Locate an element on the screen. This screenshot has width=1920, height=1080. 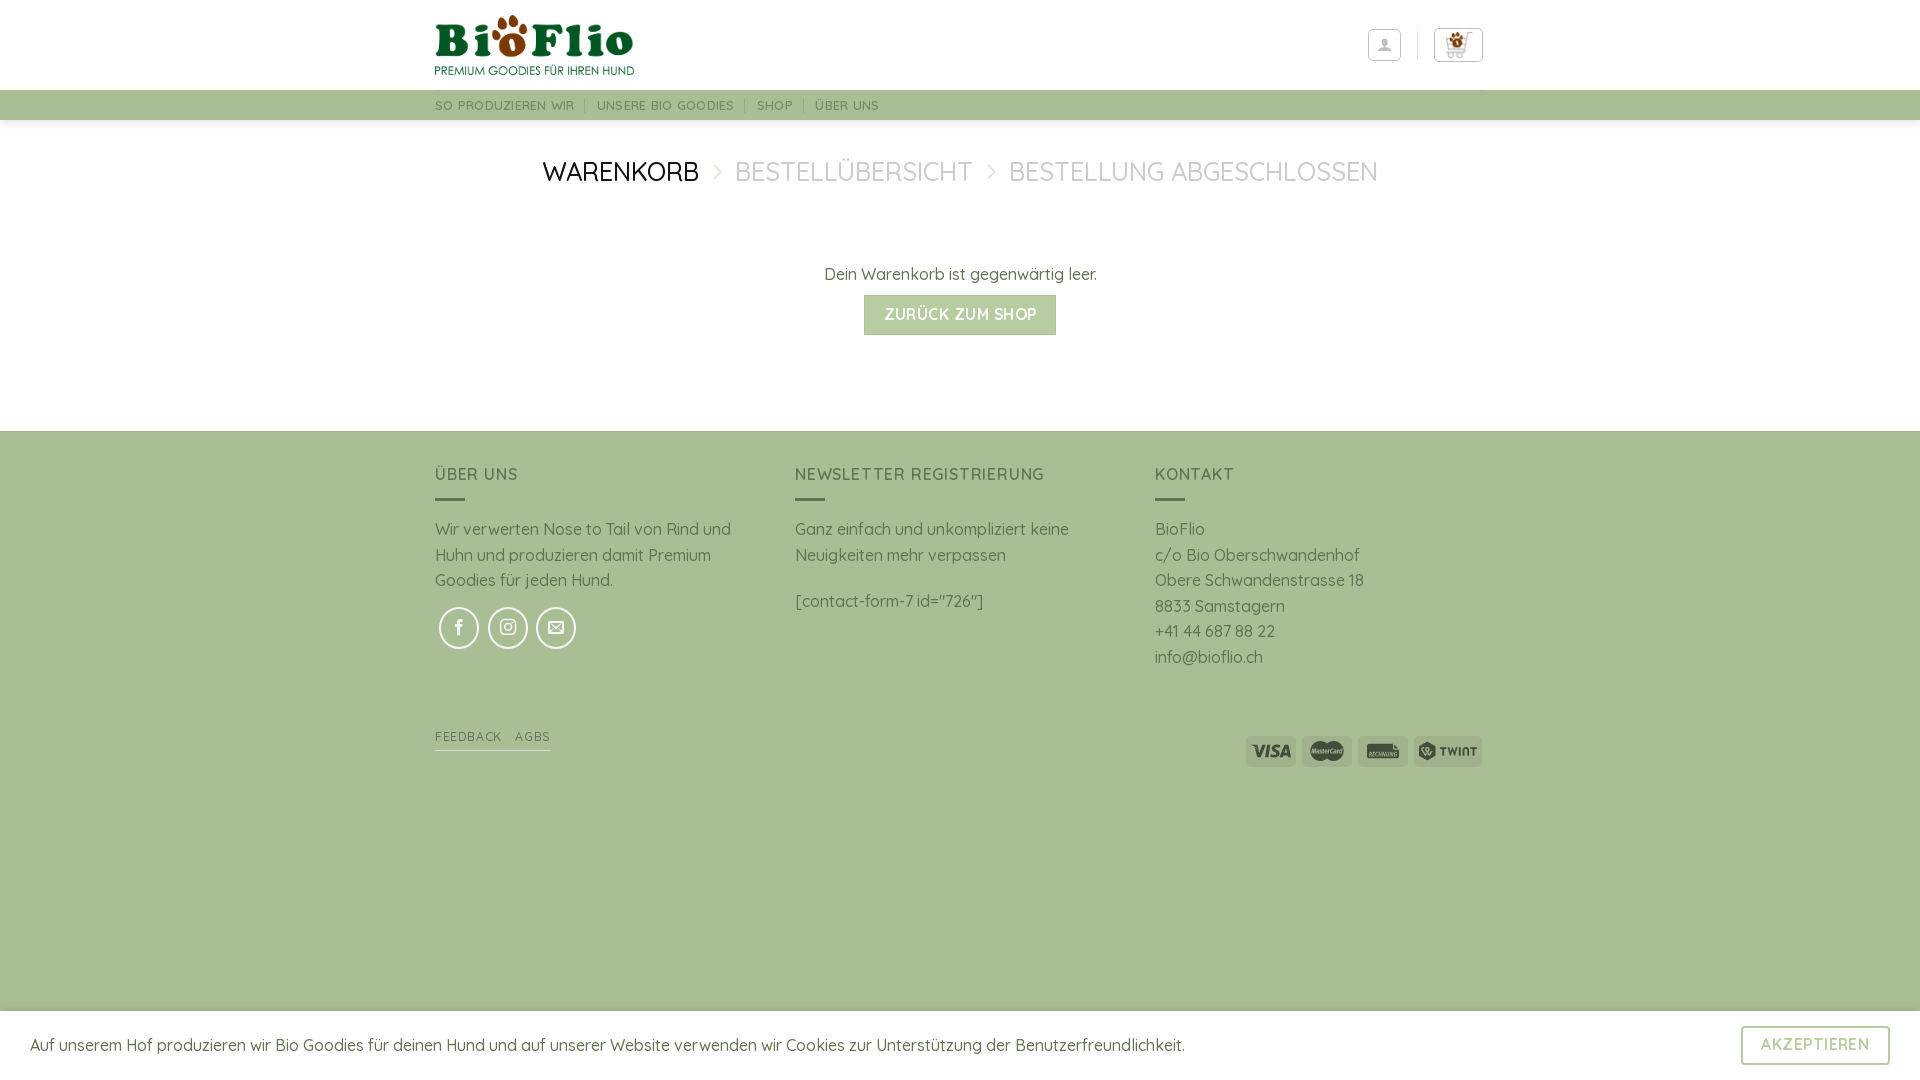
'SO PRODUZIEREN WIR' is located at coordinates (504, 104).